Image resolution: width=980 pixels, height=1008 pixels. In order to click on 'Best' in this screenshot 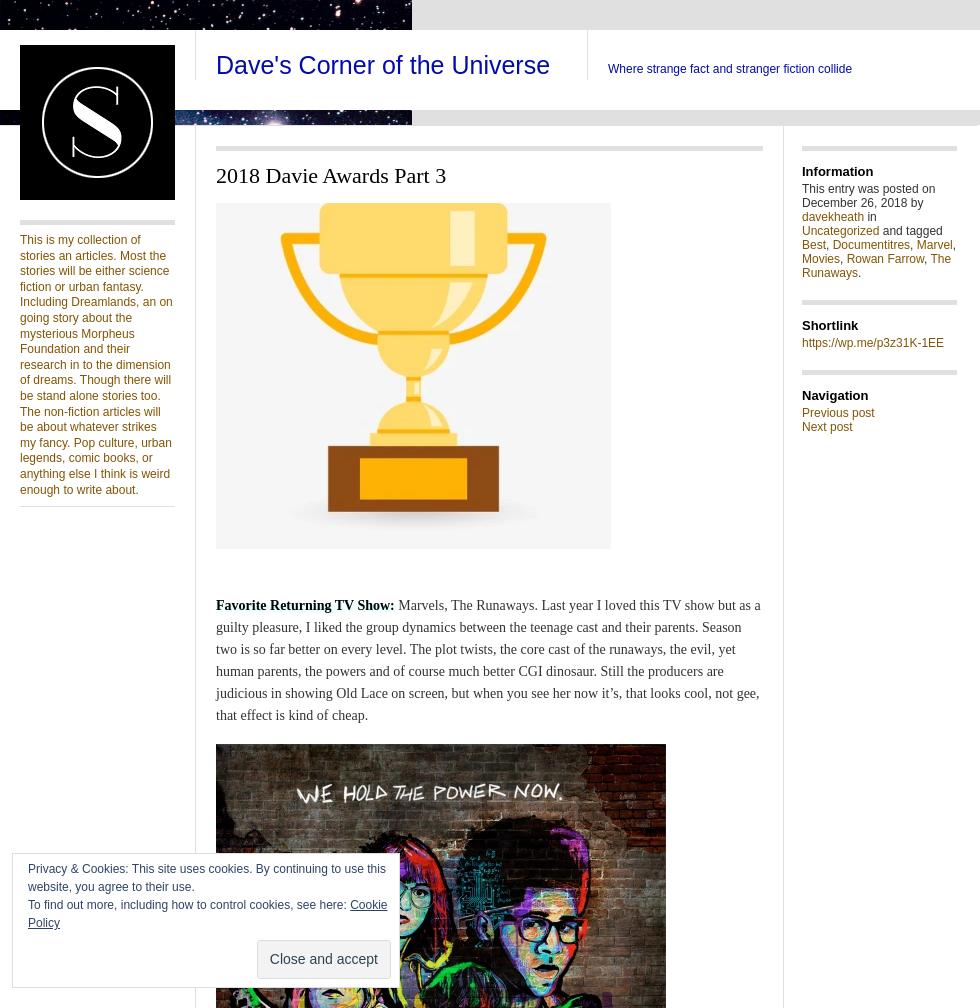, I will do `click(813, 245)`.